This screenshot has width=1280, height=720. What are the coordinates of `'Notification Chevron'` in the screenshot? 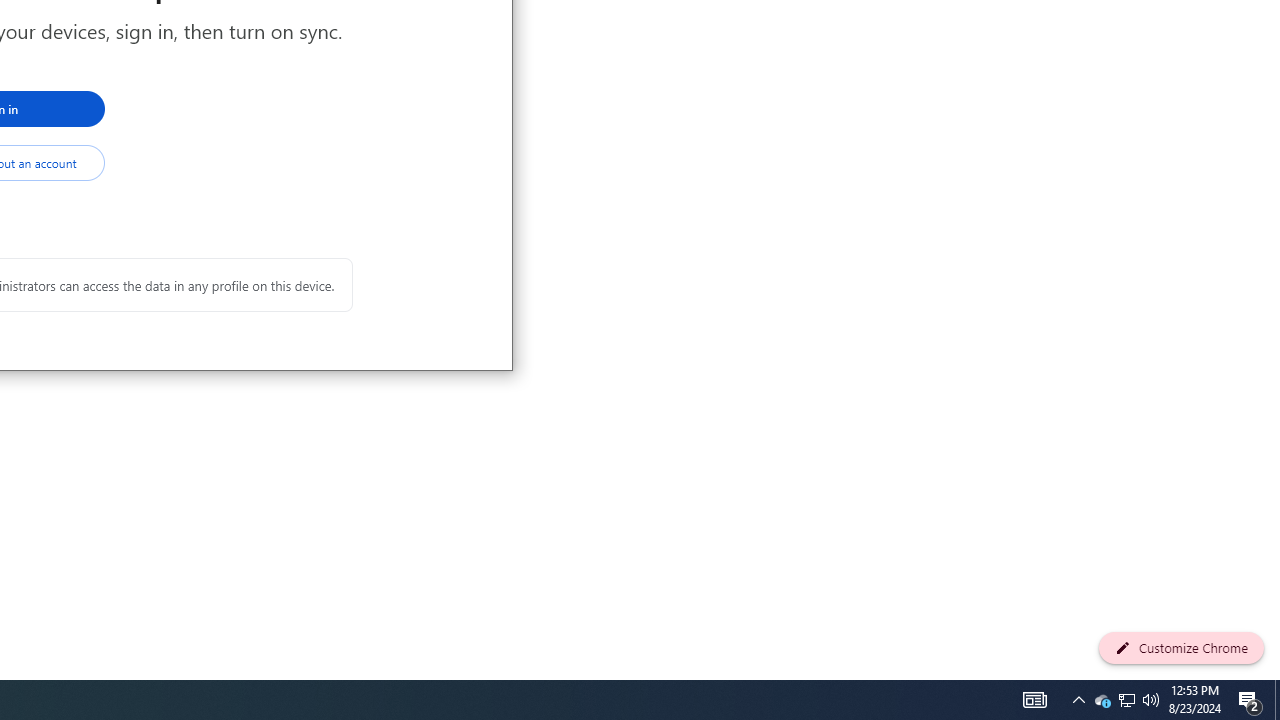 It's located at (1127, 698).